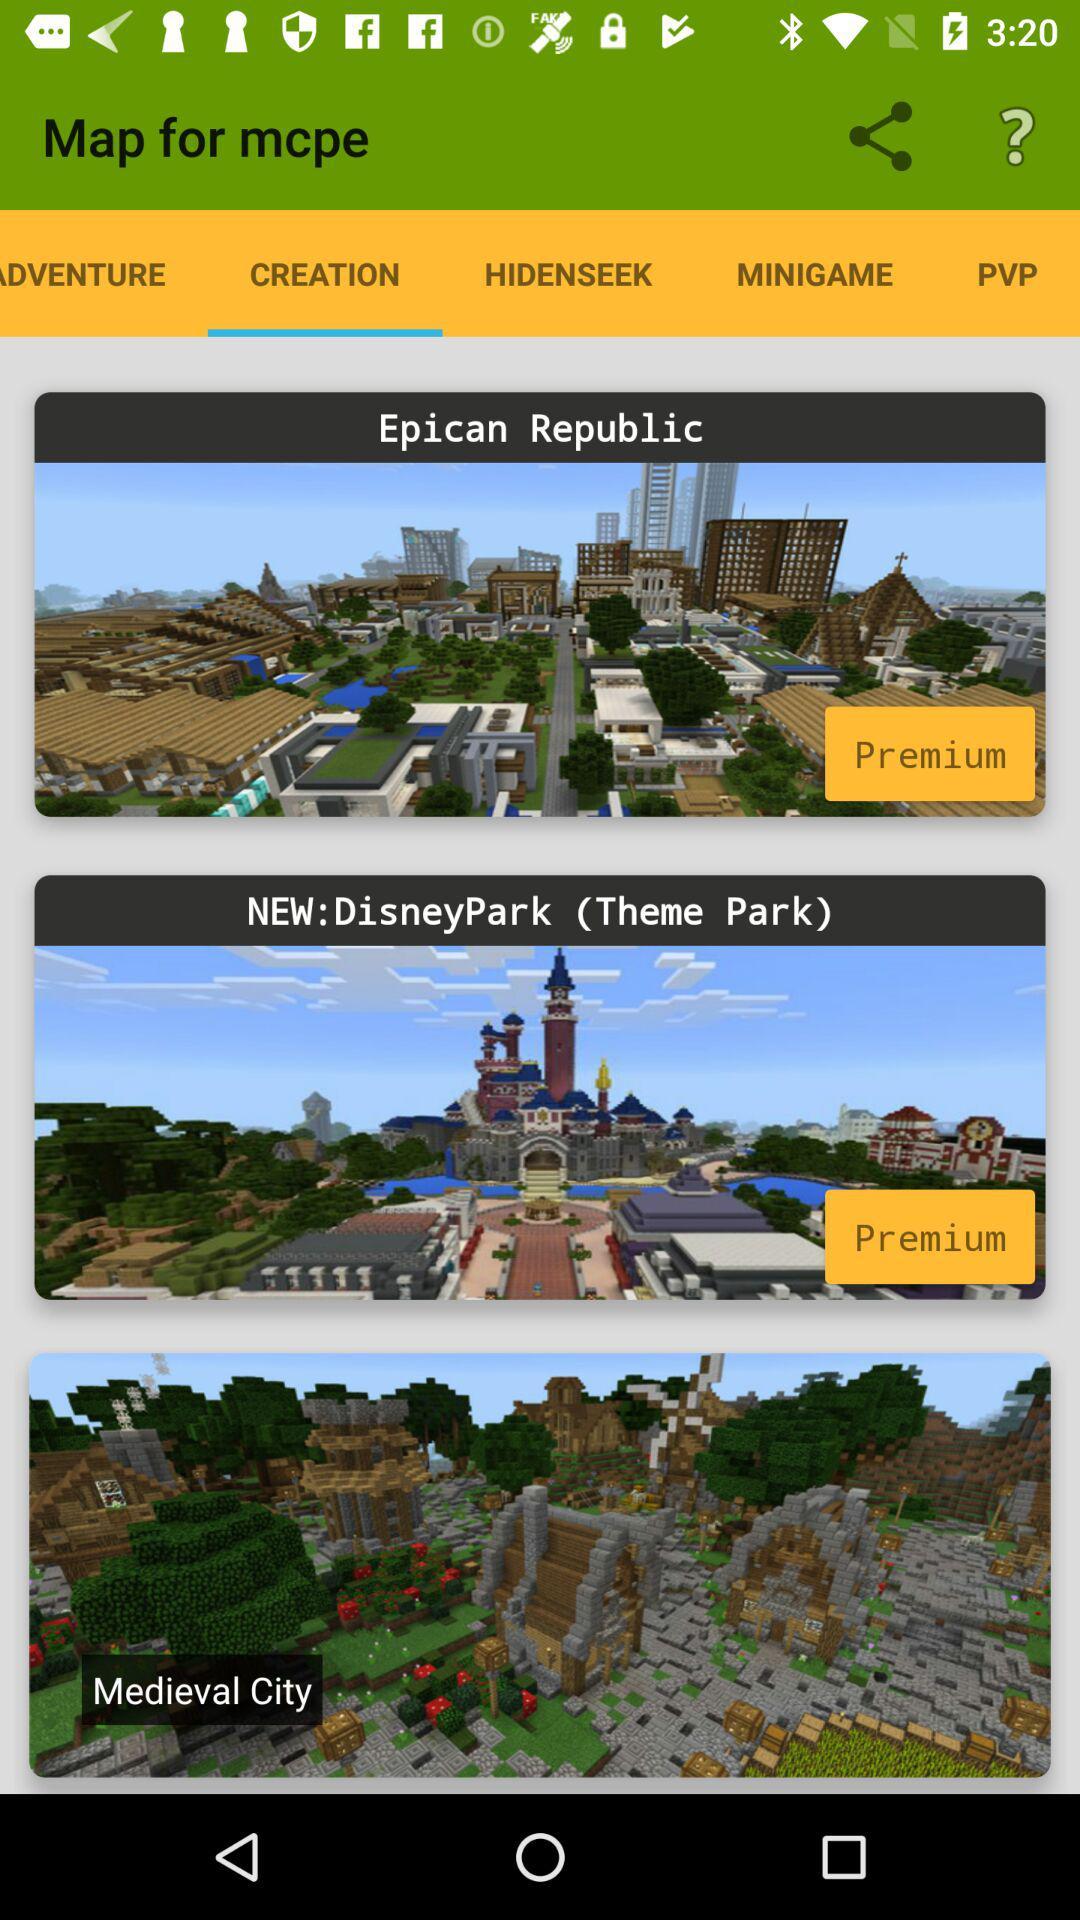 Image resolution: width=1080 pixels, height=1920 pixels. What do you see at coordinates (540, 1122) in the screenshot?
I see `advertisement` at bounding box center [540, 1122].